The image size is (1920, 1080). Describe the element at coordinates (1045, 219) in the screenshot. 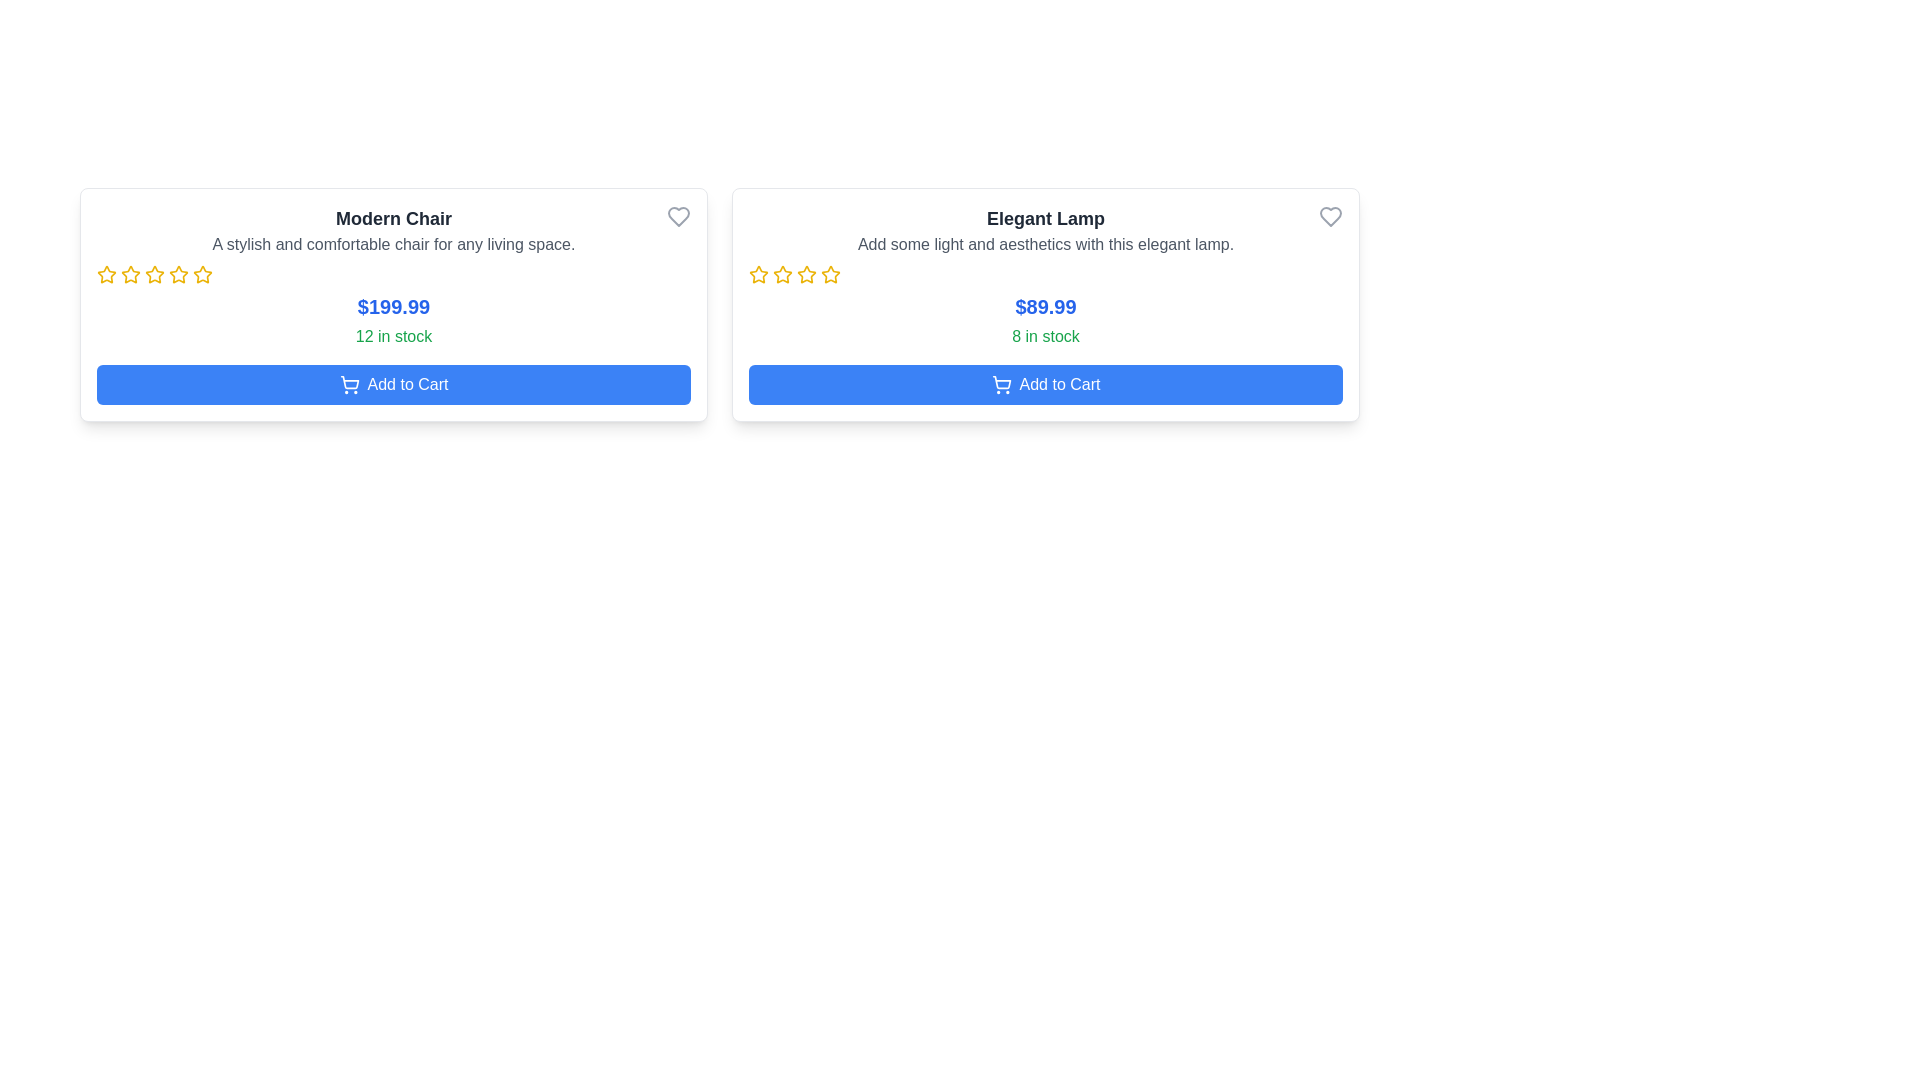

I see `the 'Elegant Lamp' header text, which is displayed in bold dark gray at the top of the right product card` at that location.